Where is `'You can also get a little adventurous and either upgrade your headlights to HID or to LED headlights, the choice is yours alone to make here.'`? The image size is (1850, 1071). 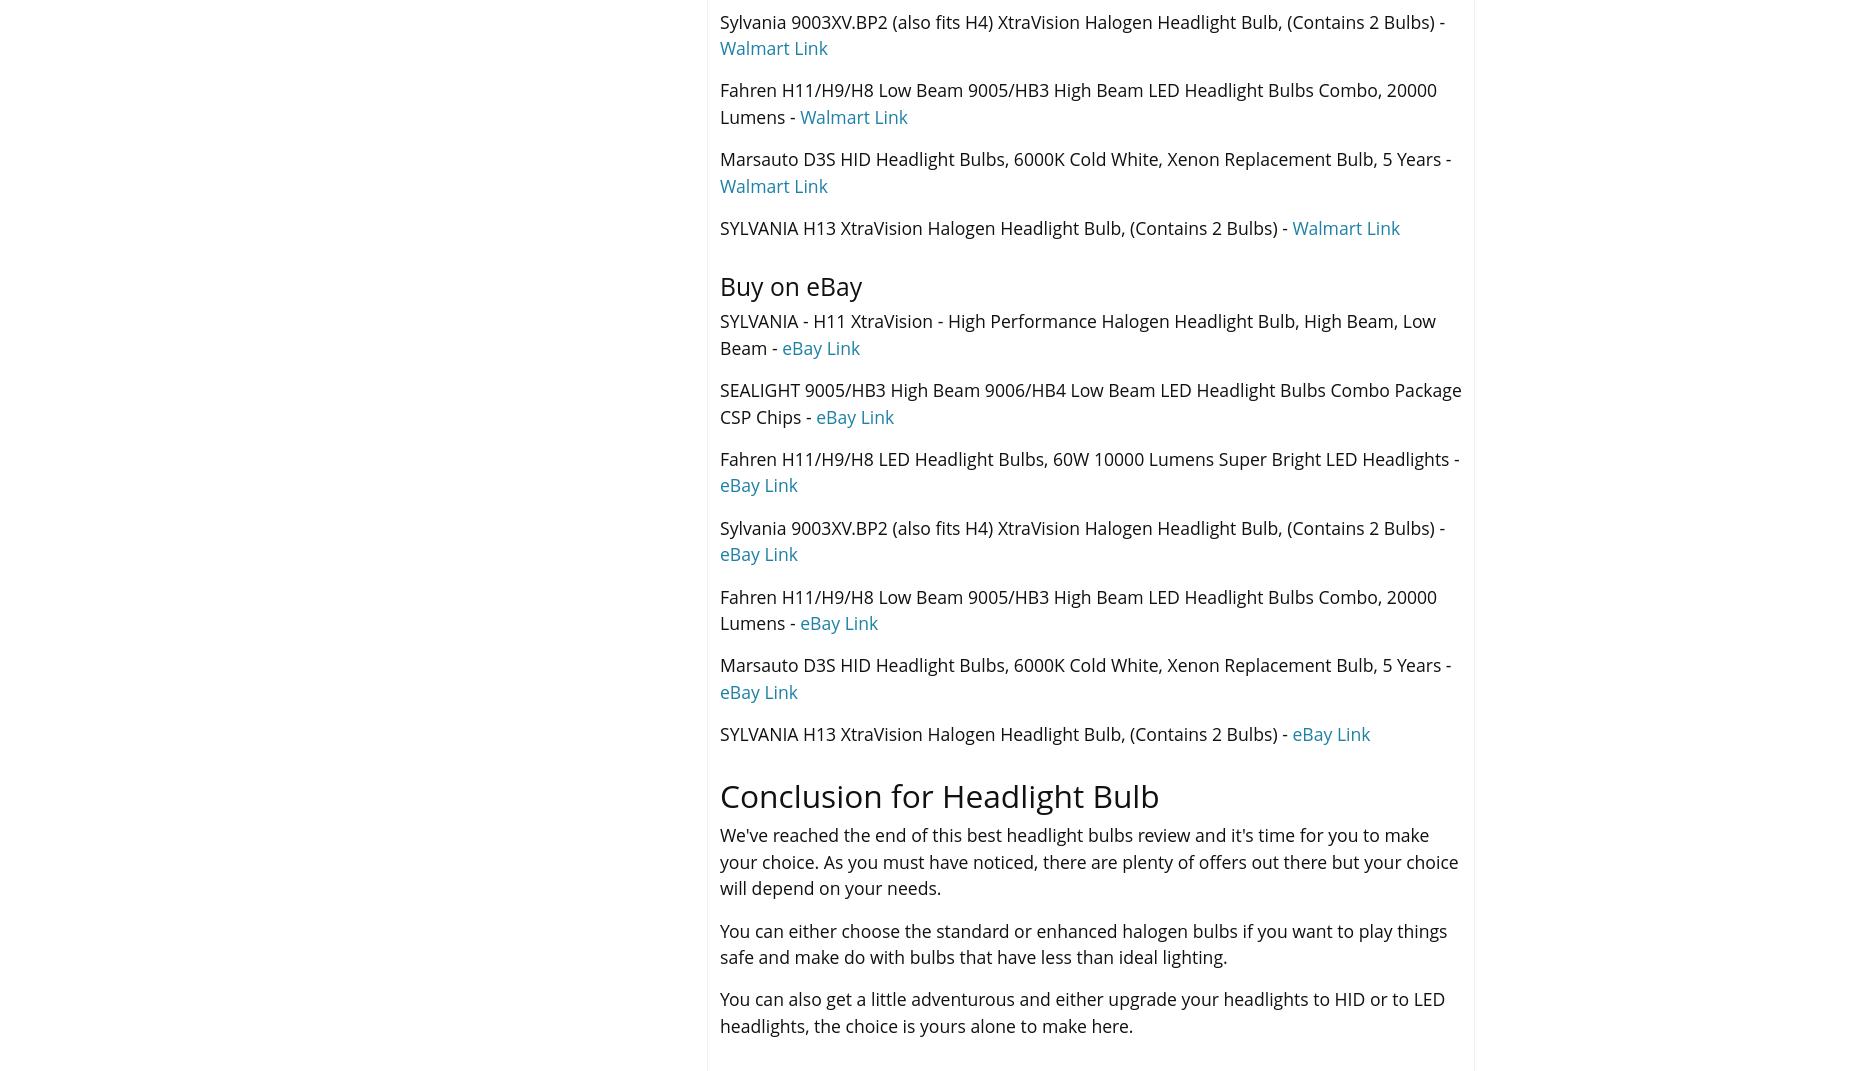
'You can also get a little adventurous and either upgrade your headlights to HID or to LED headlights, the choice is yours alone to make here.' is located at coordinates (1081, 1011).